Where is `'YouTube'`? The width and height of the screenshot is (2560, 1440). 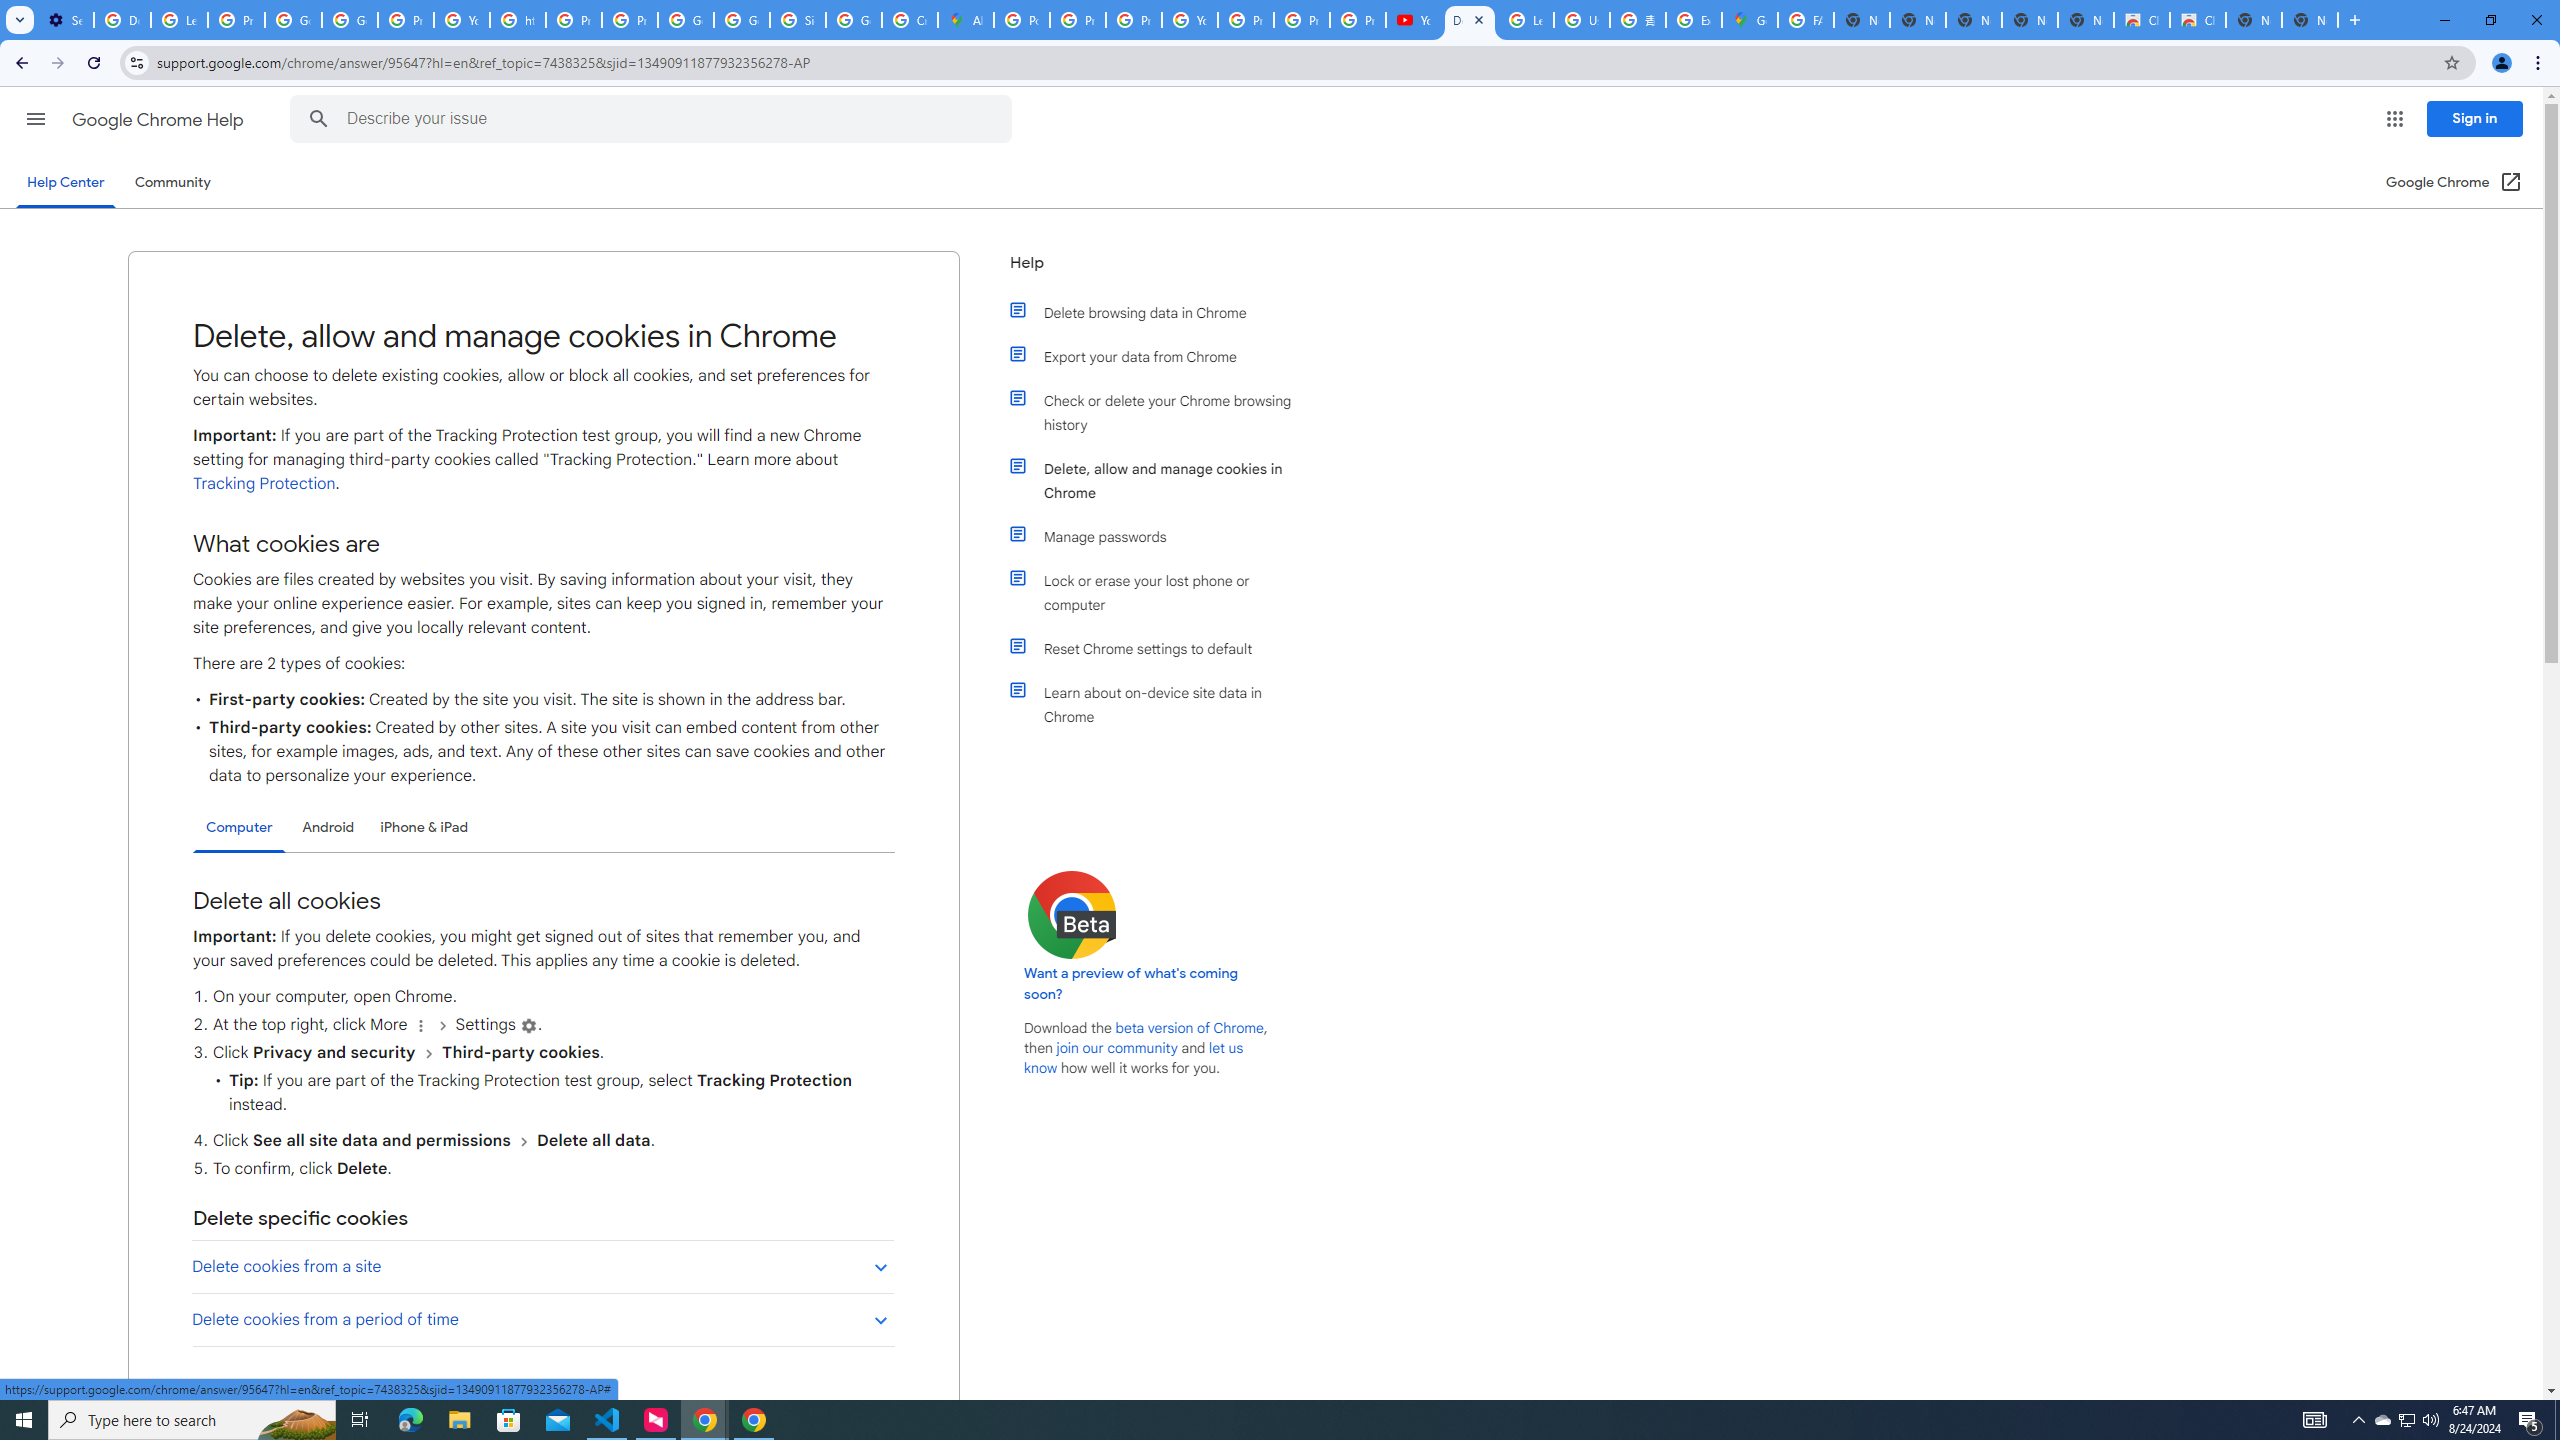 'YouTube' is located at coordinates (1414, 19).